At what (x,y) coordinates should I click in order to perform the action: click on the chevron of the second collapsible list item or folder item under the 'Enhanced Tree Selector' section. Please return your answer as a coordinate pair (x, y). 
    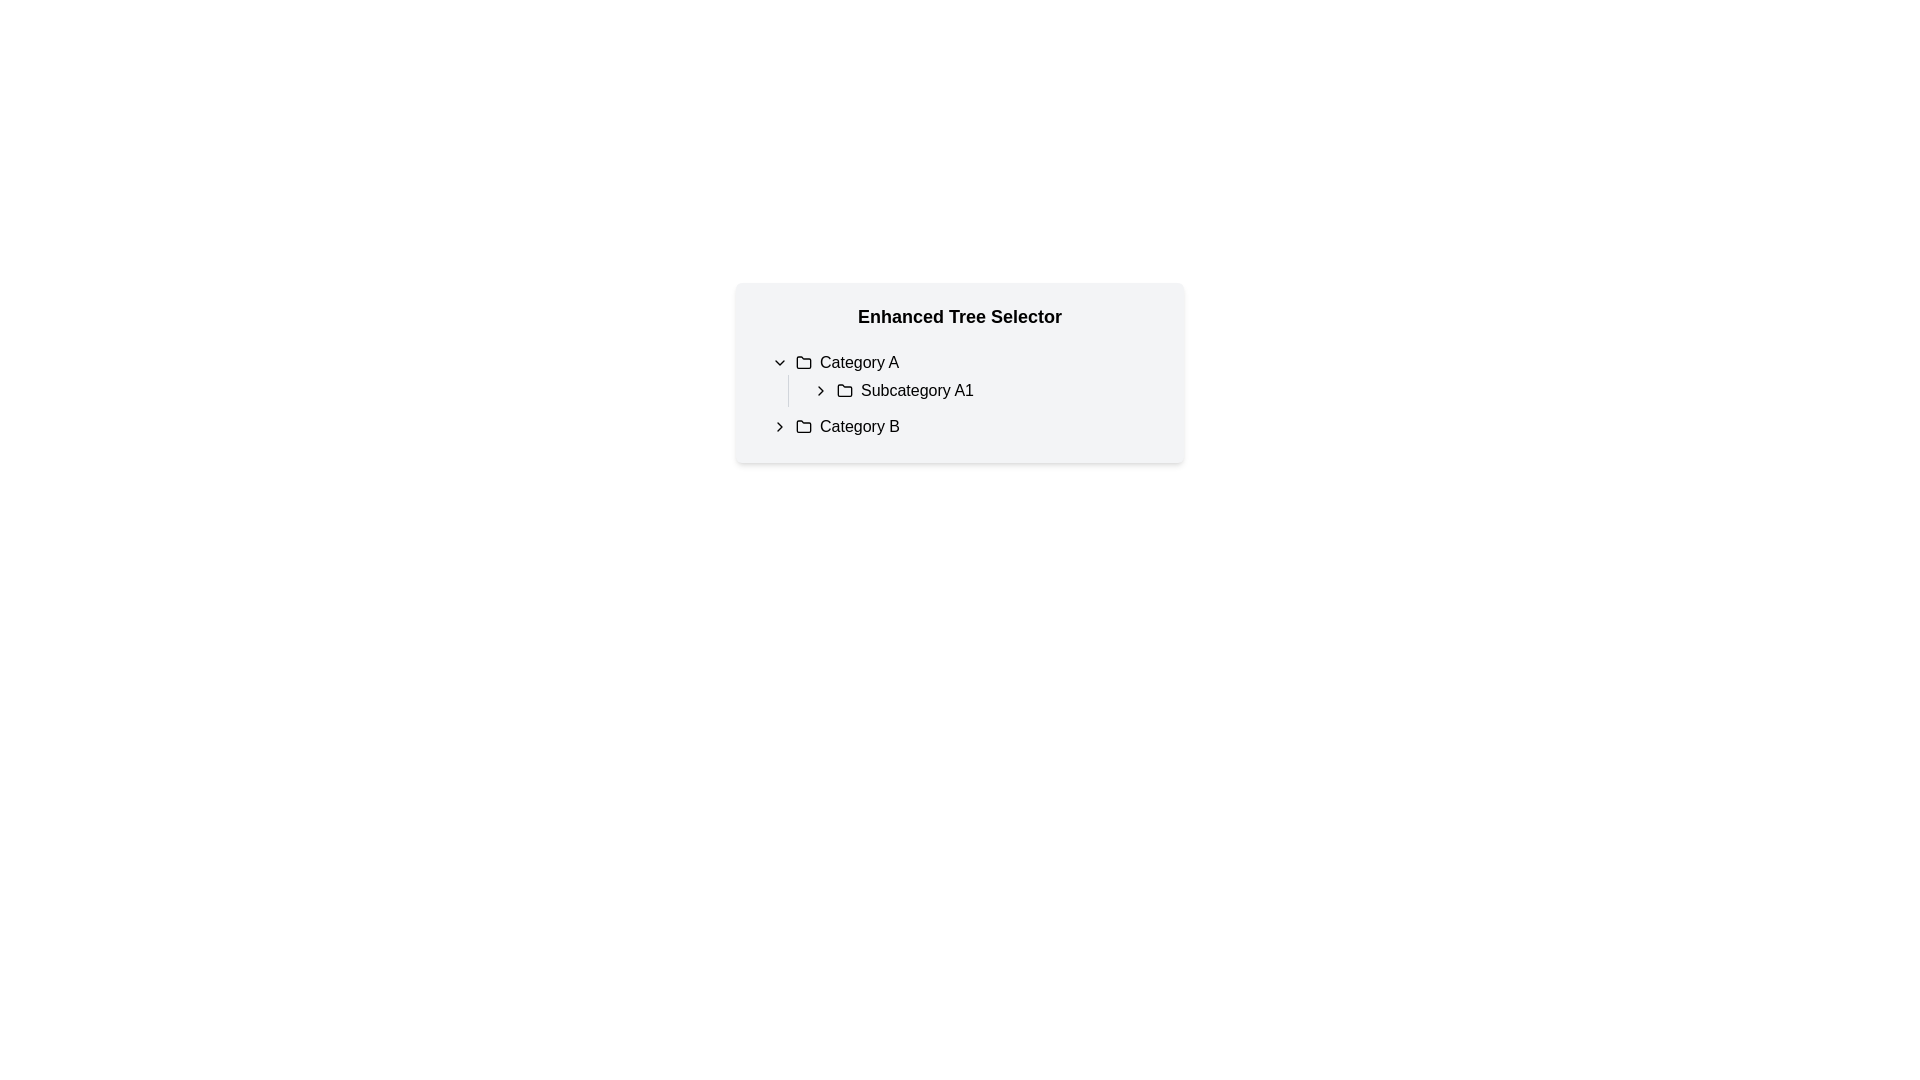
    Looking at the image, I should click on (968, 426).